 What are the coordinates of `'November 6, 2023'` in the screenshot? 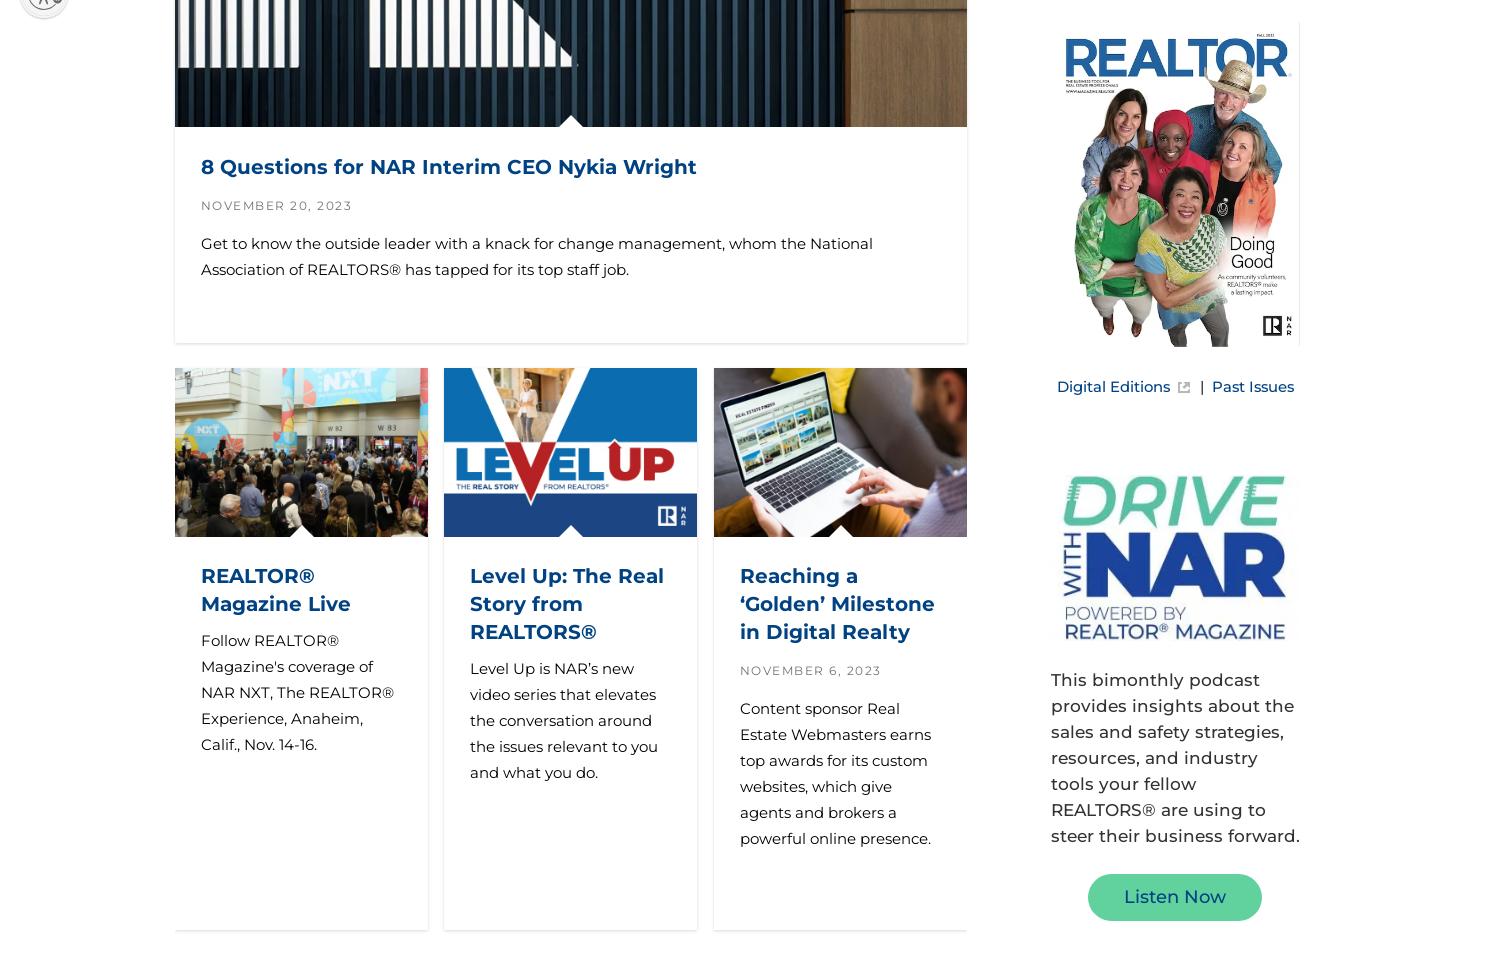 It's located at (810, 670).